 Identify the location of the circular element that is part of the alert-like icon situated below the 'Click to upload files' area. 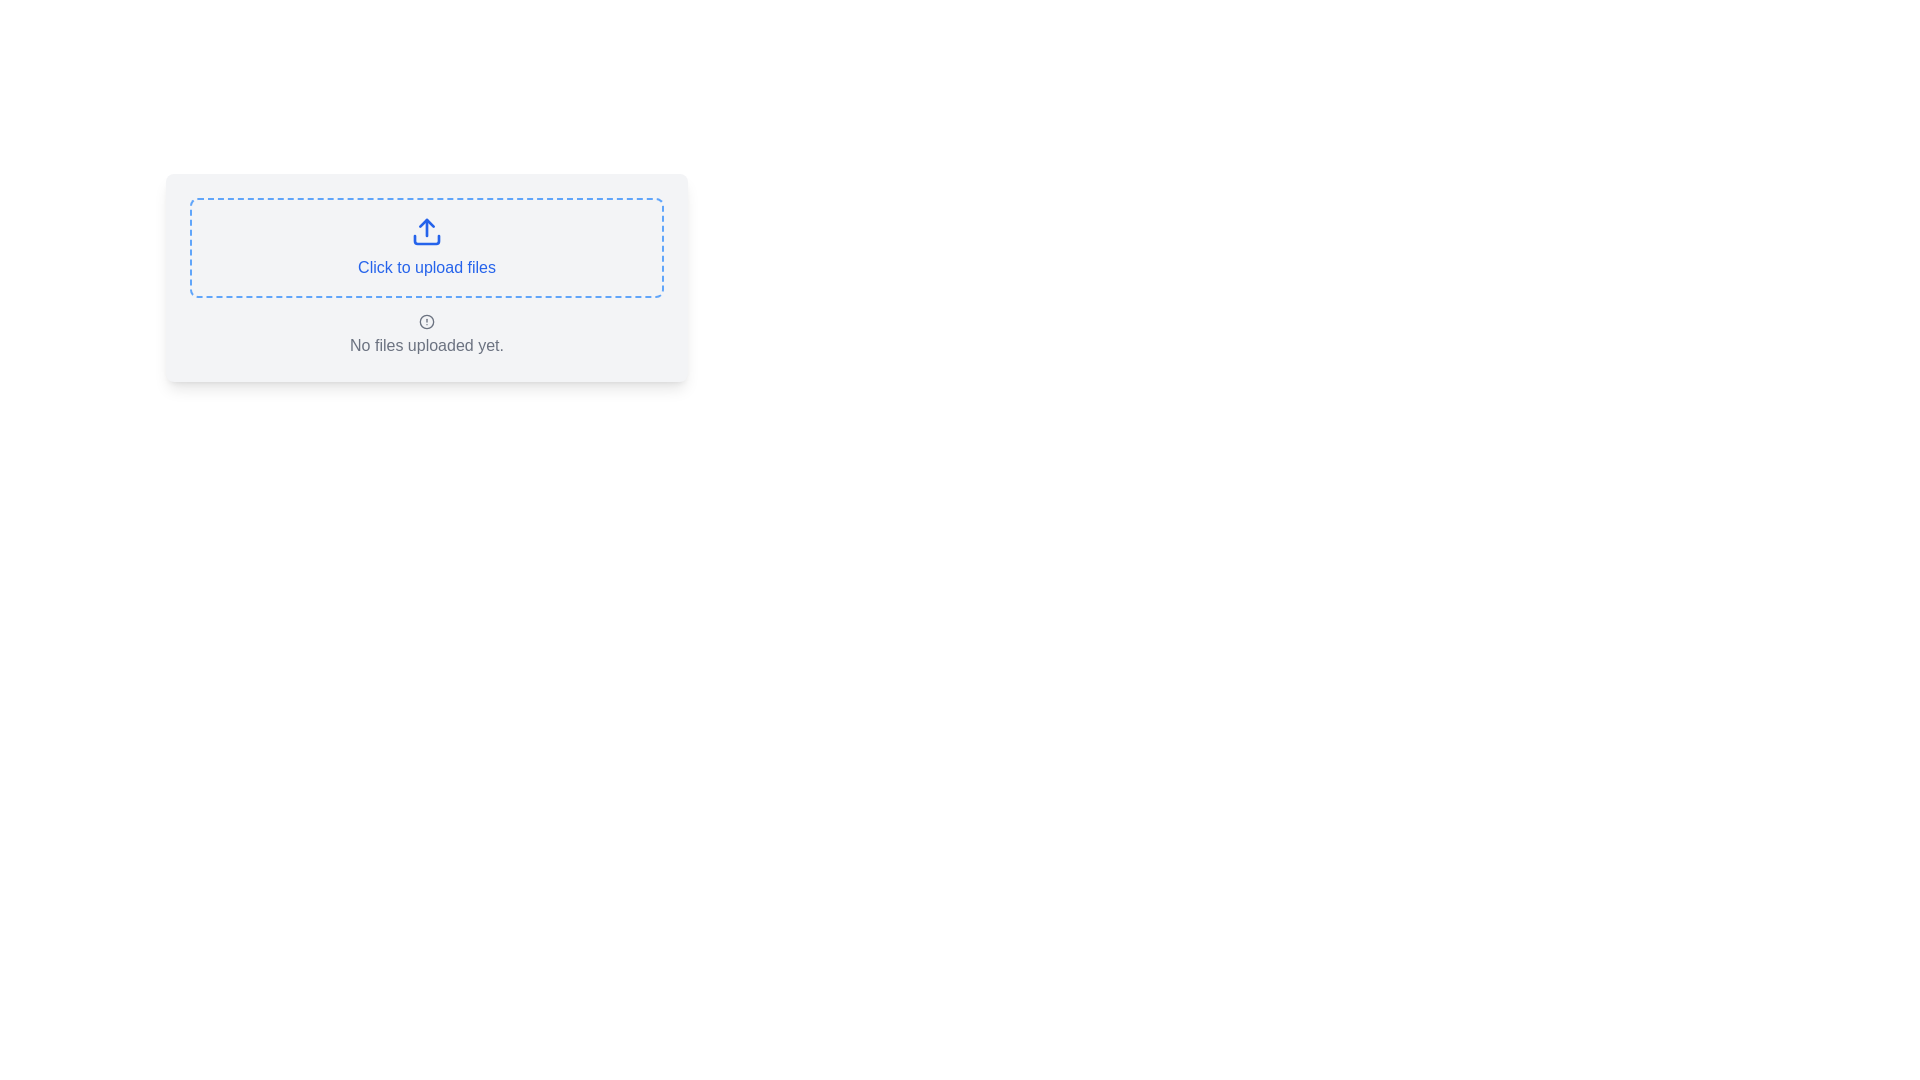
(426, 320).